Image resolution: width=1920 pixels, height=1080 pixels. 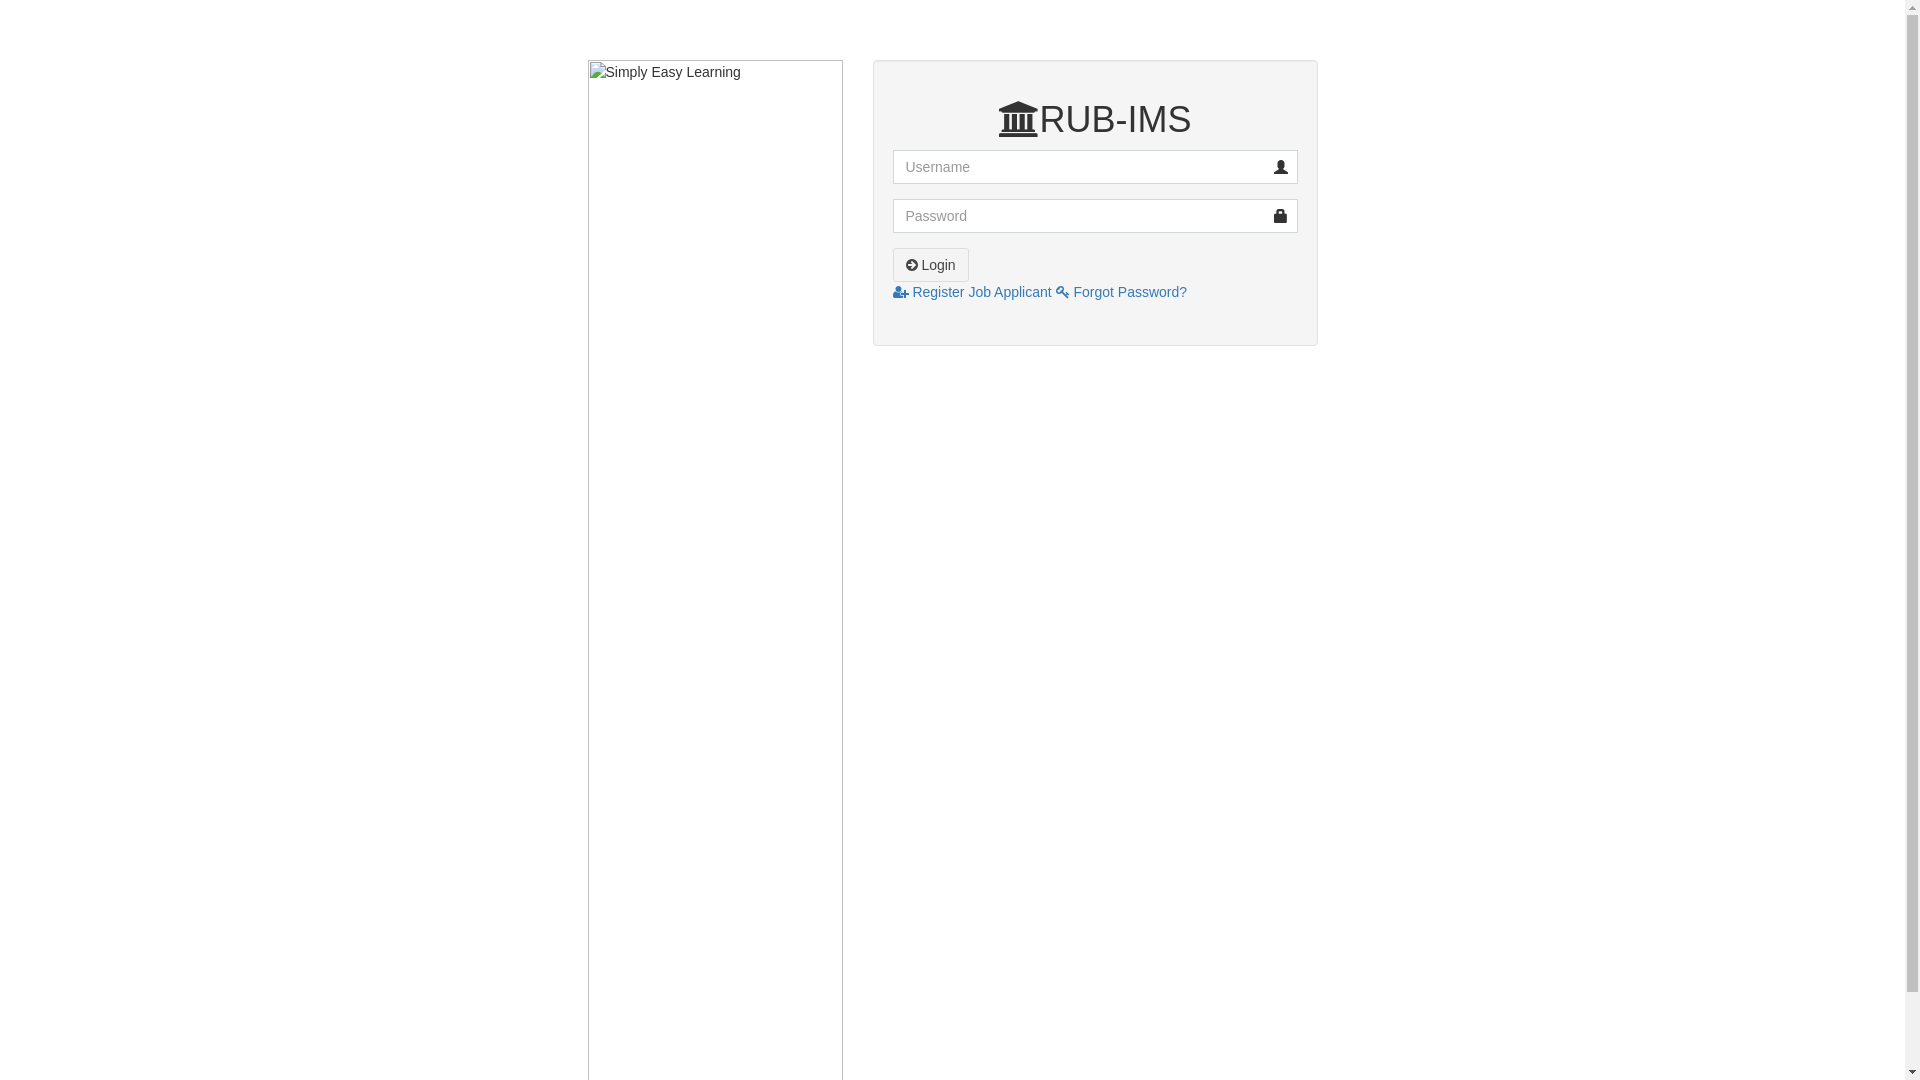 I want to click on 'Forgot Password?', so click(x=1122, y=292).